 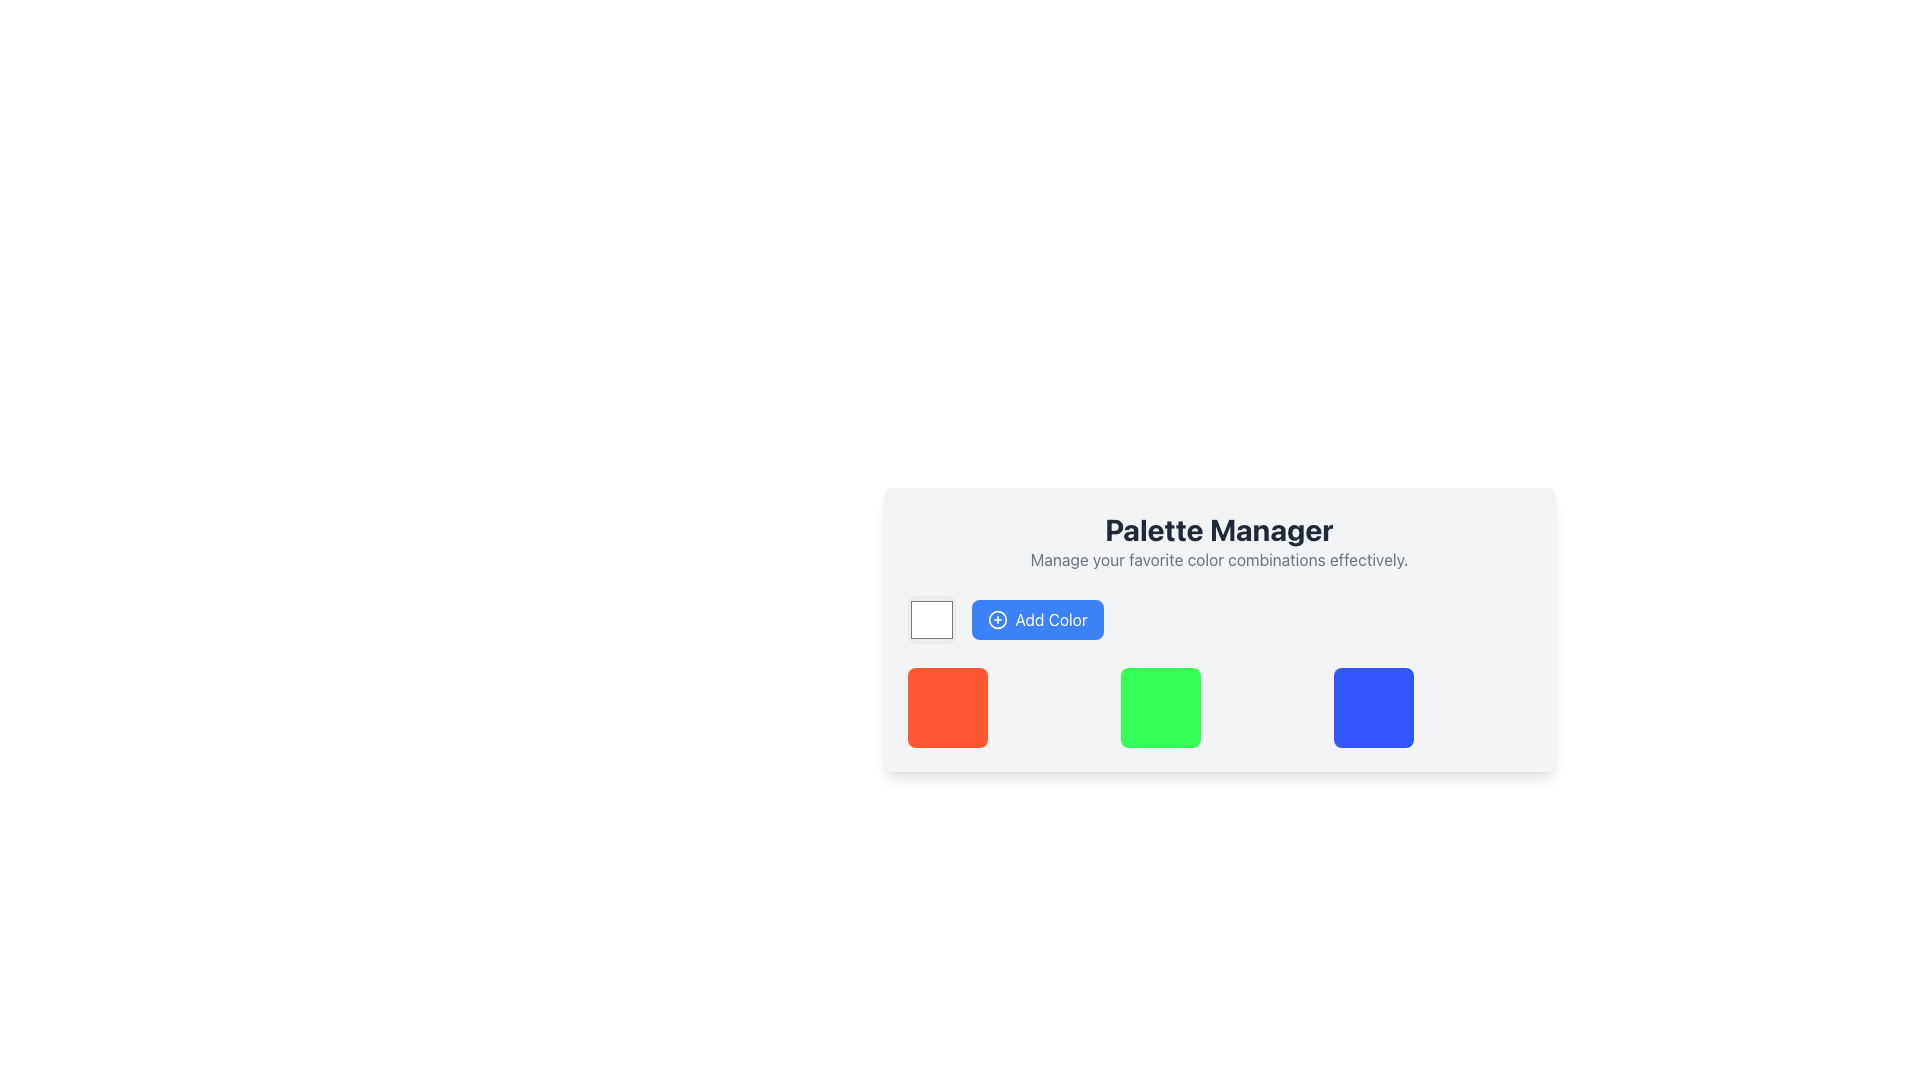 What do you see at coordinates (1218, 559) in the screenshot?
I see `the static text element displaying 'Manage your favorite color combinations effectively.' which is positioned below the title 'Palette Manager'` at bounding box center [1218, 559].